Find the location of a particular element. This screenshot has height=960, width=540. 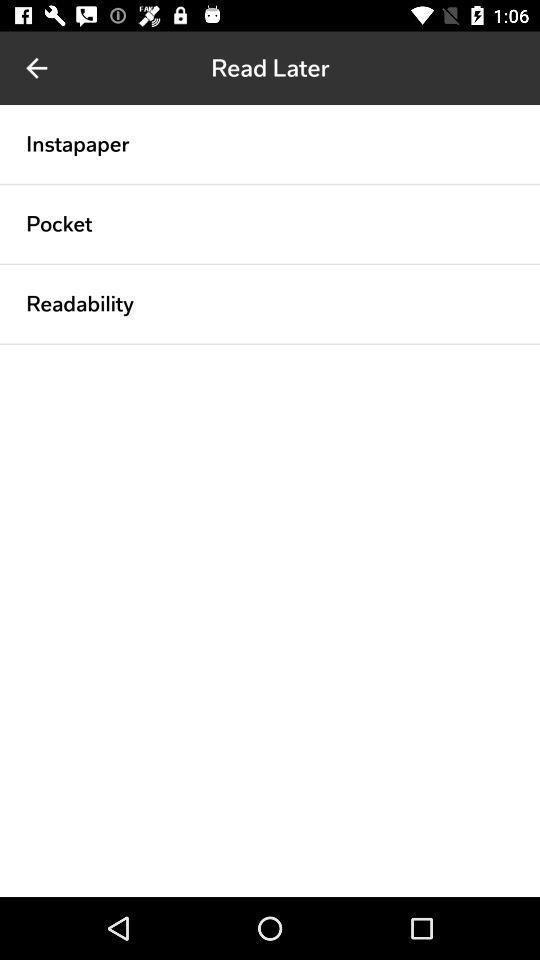

the readability is located at coordinates (79, 303).